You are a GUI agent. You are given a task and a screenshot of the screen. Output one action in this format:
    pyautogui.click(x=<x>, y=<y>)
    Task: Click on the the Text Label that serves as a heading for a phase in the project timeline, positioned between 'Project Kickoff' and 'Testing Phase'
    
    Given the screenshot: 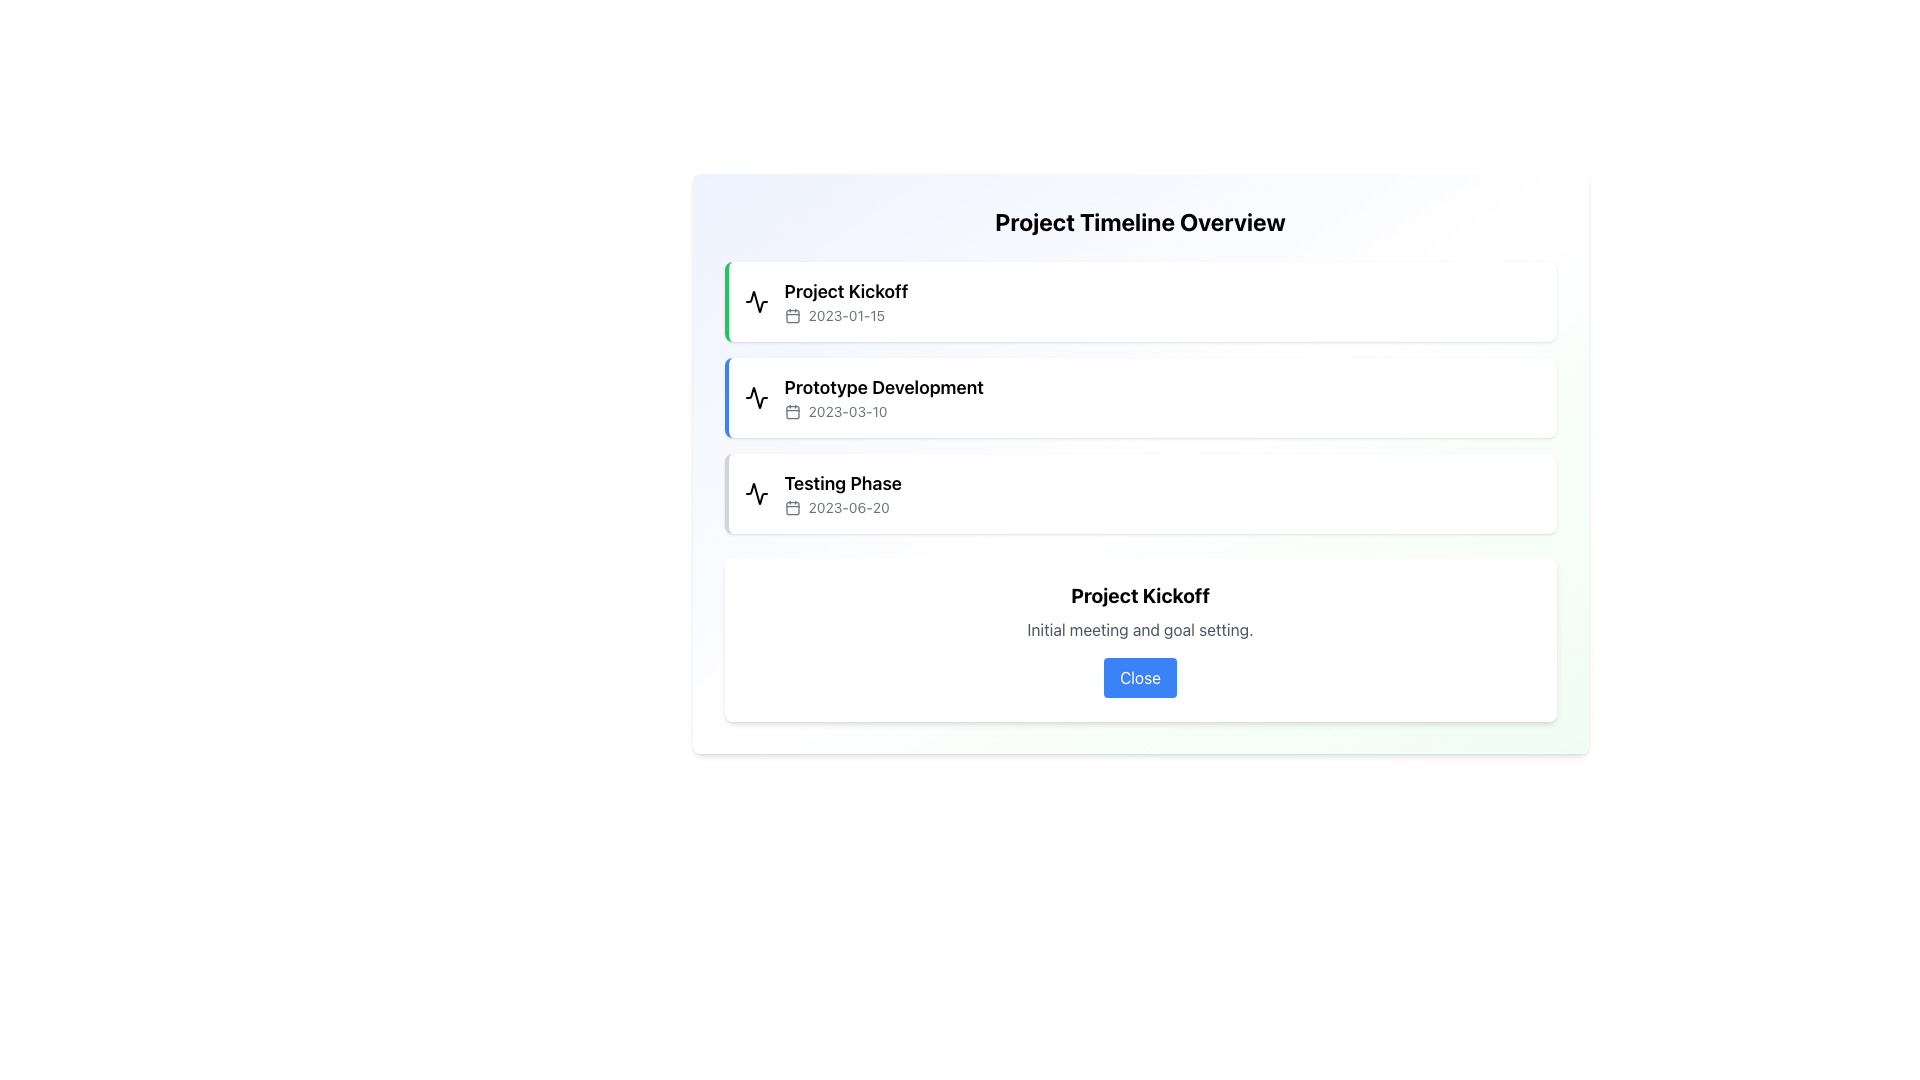 What is the action you would take?
    pyautogui.click(x=883, y=388)
    